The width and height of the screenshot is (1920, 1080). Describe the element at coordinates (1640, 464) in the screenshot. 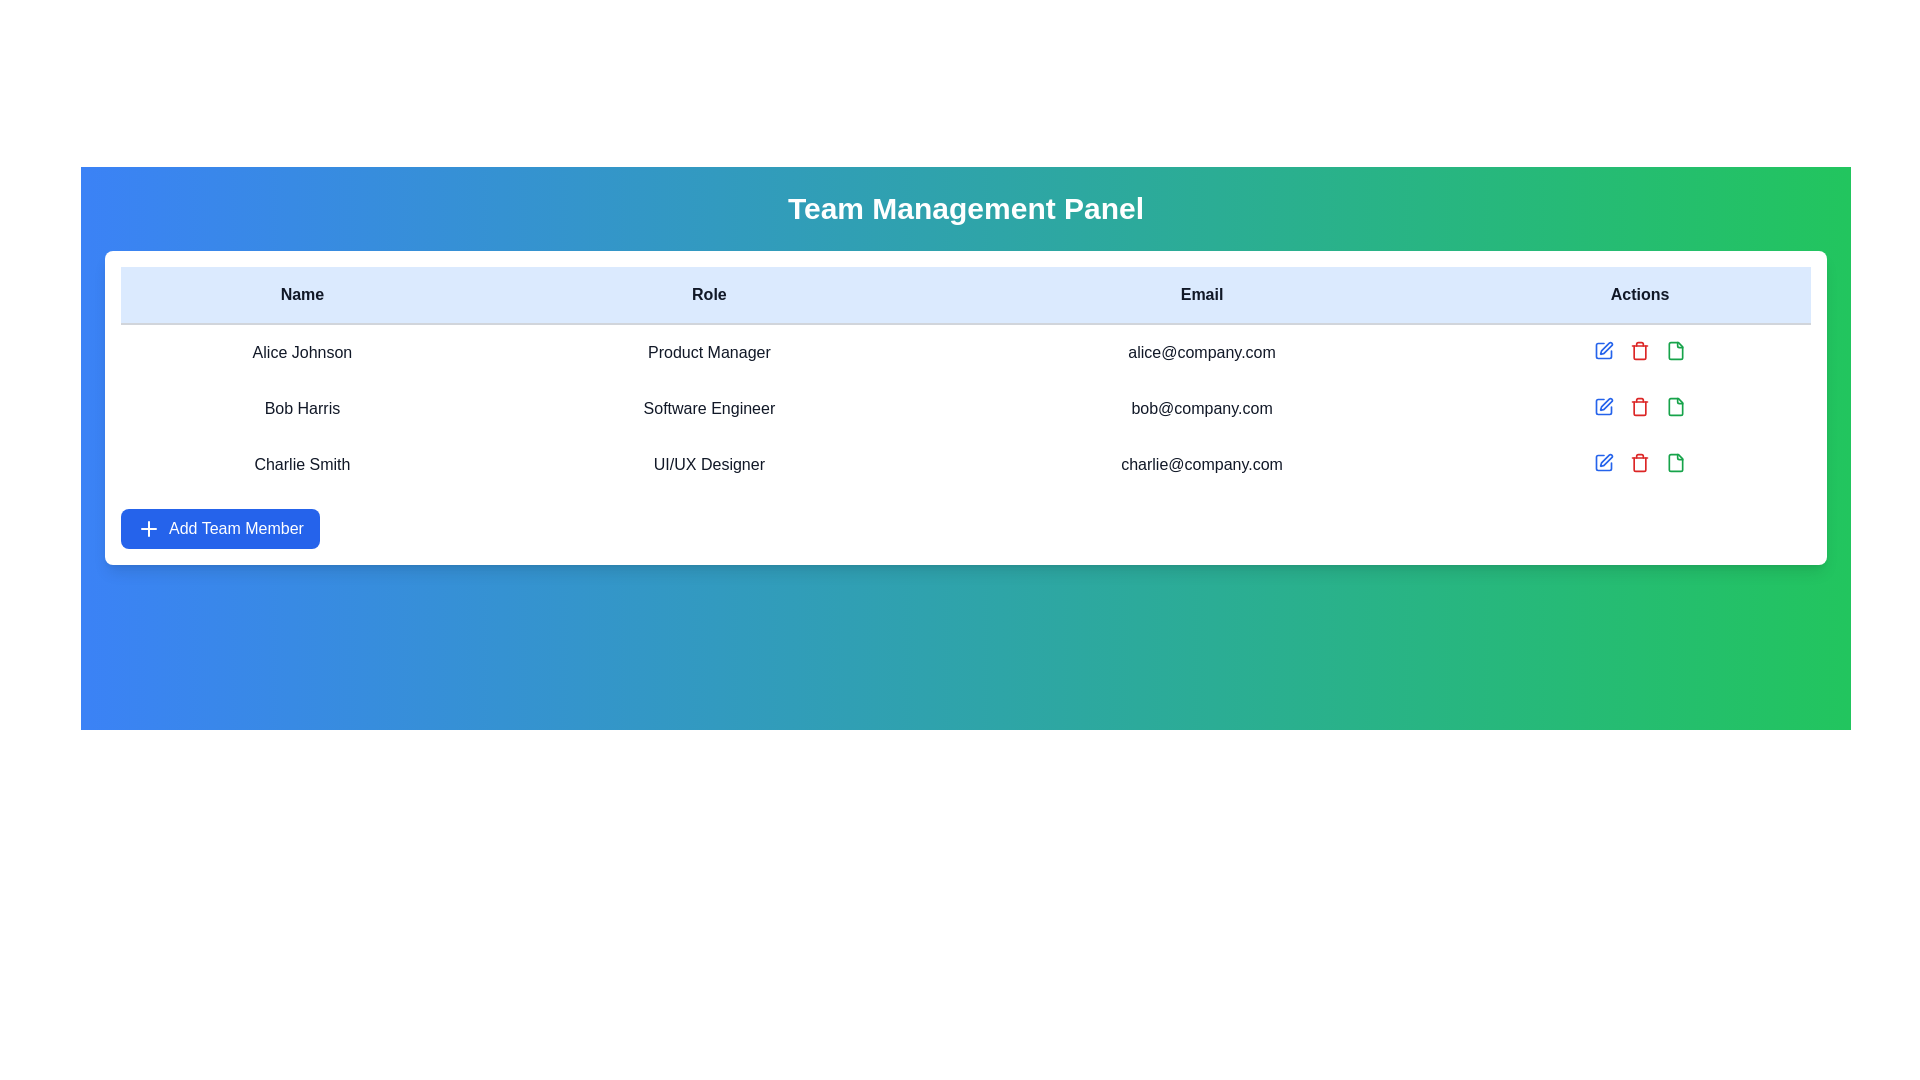

I see `the main body of the trash bin icon in the 'Actions' column associated with 'Charlie Smith' in the last row` at that location.